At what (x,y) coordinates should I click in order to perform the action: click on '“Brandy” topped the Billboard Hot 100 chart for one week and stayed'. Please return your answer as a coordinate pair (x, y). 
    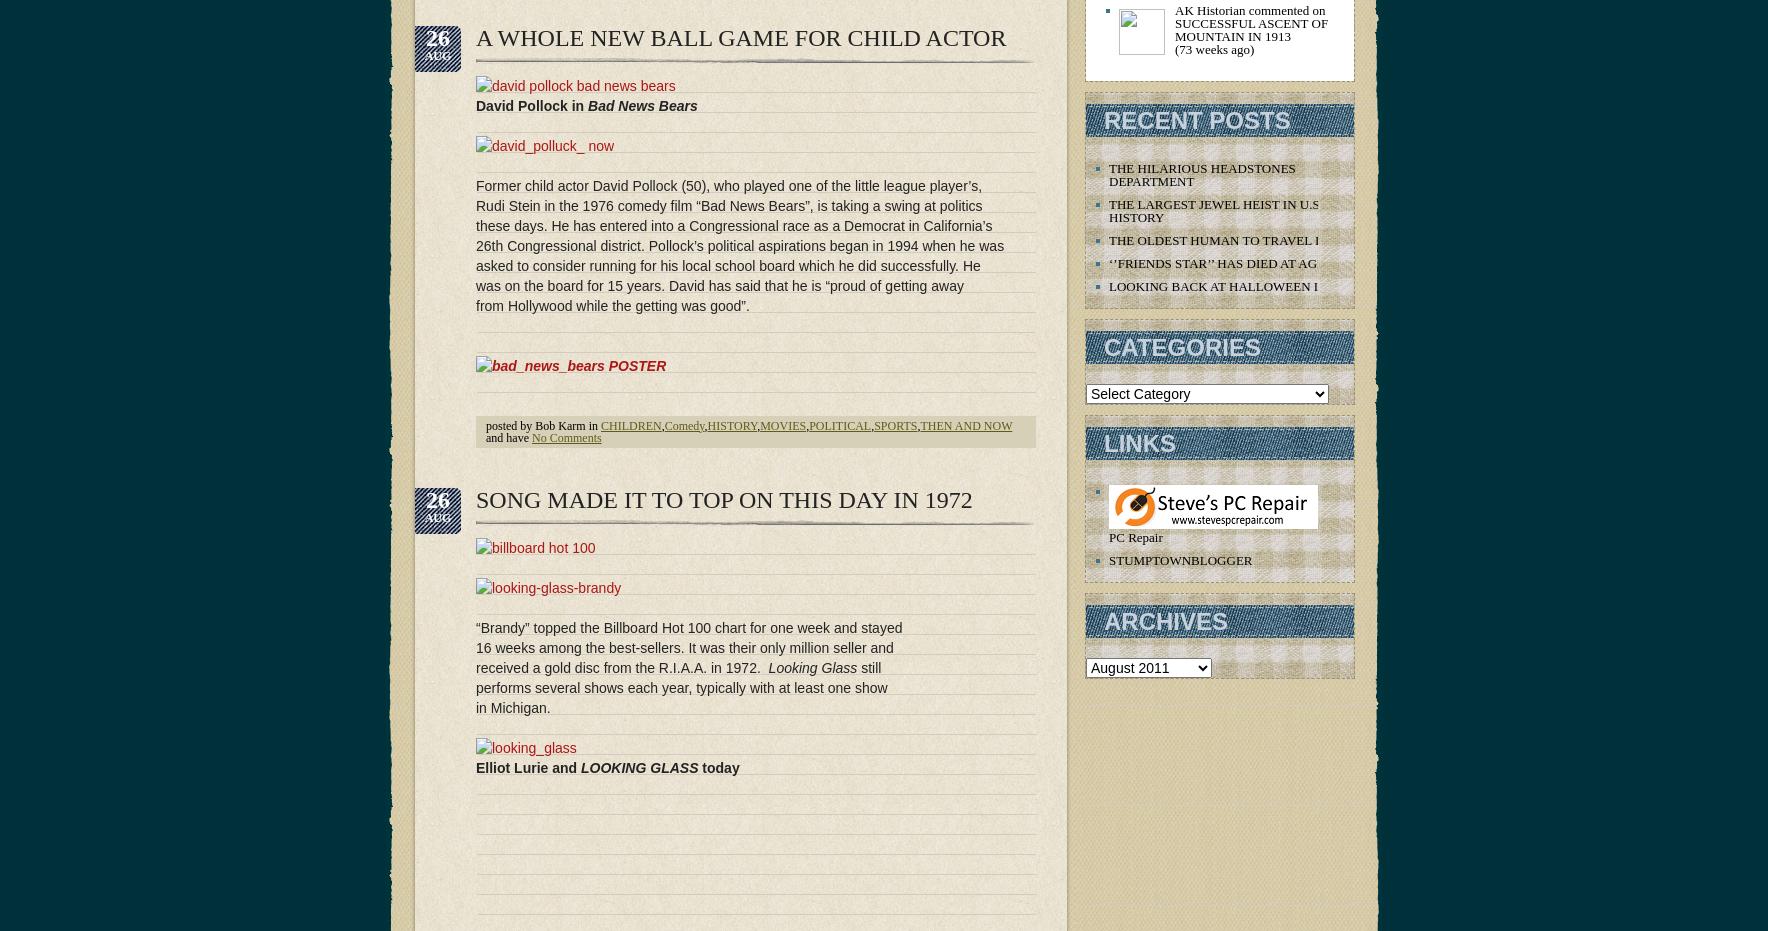
    Looking at the image, I should click on (690, 627).